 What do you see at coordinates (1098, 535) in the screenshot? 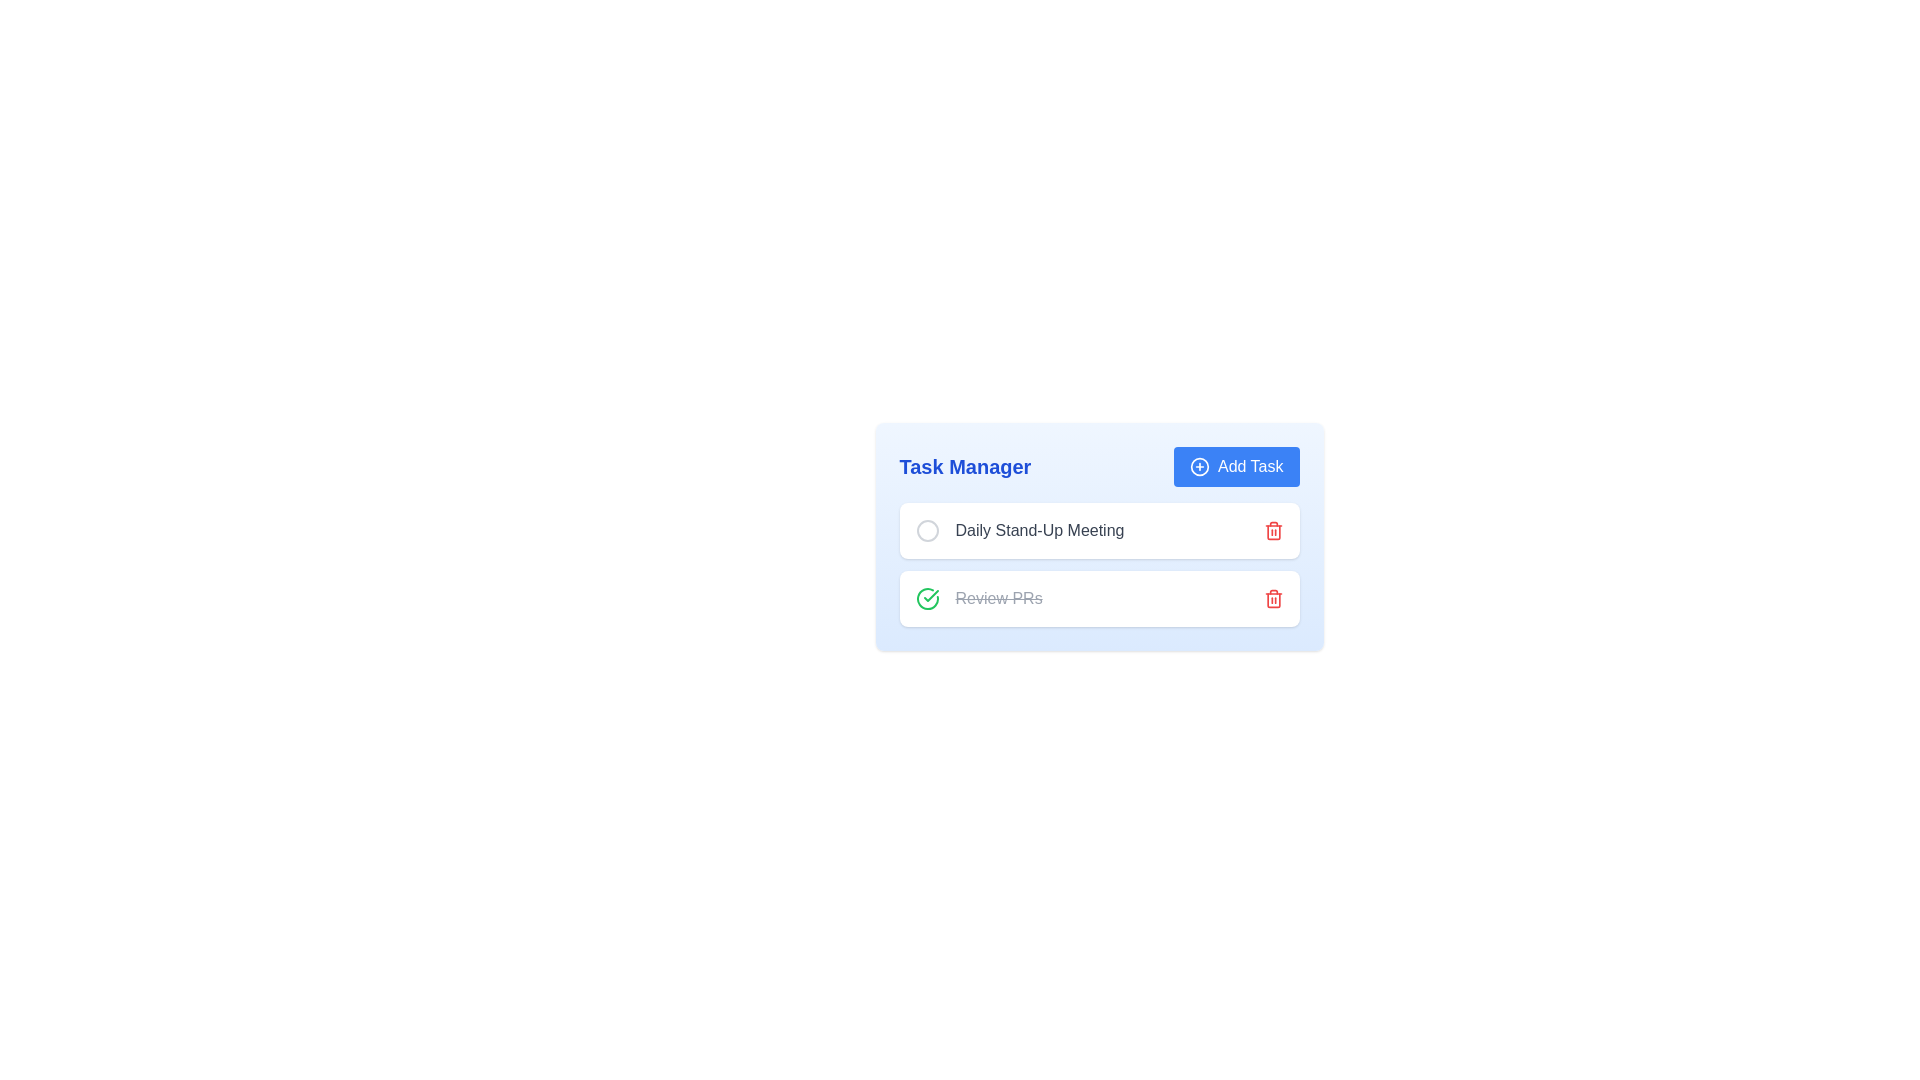
I see `the 'Daily Stand-Up Meeting' task card text in the task manager interface` at bounding box center [1098, 535].